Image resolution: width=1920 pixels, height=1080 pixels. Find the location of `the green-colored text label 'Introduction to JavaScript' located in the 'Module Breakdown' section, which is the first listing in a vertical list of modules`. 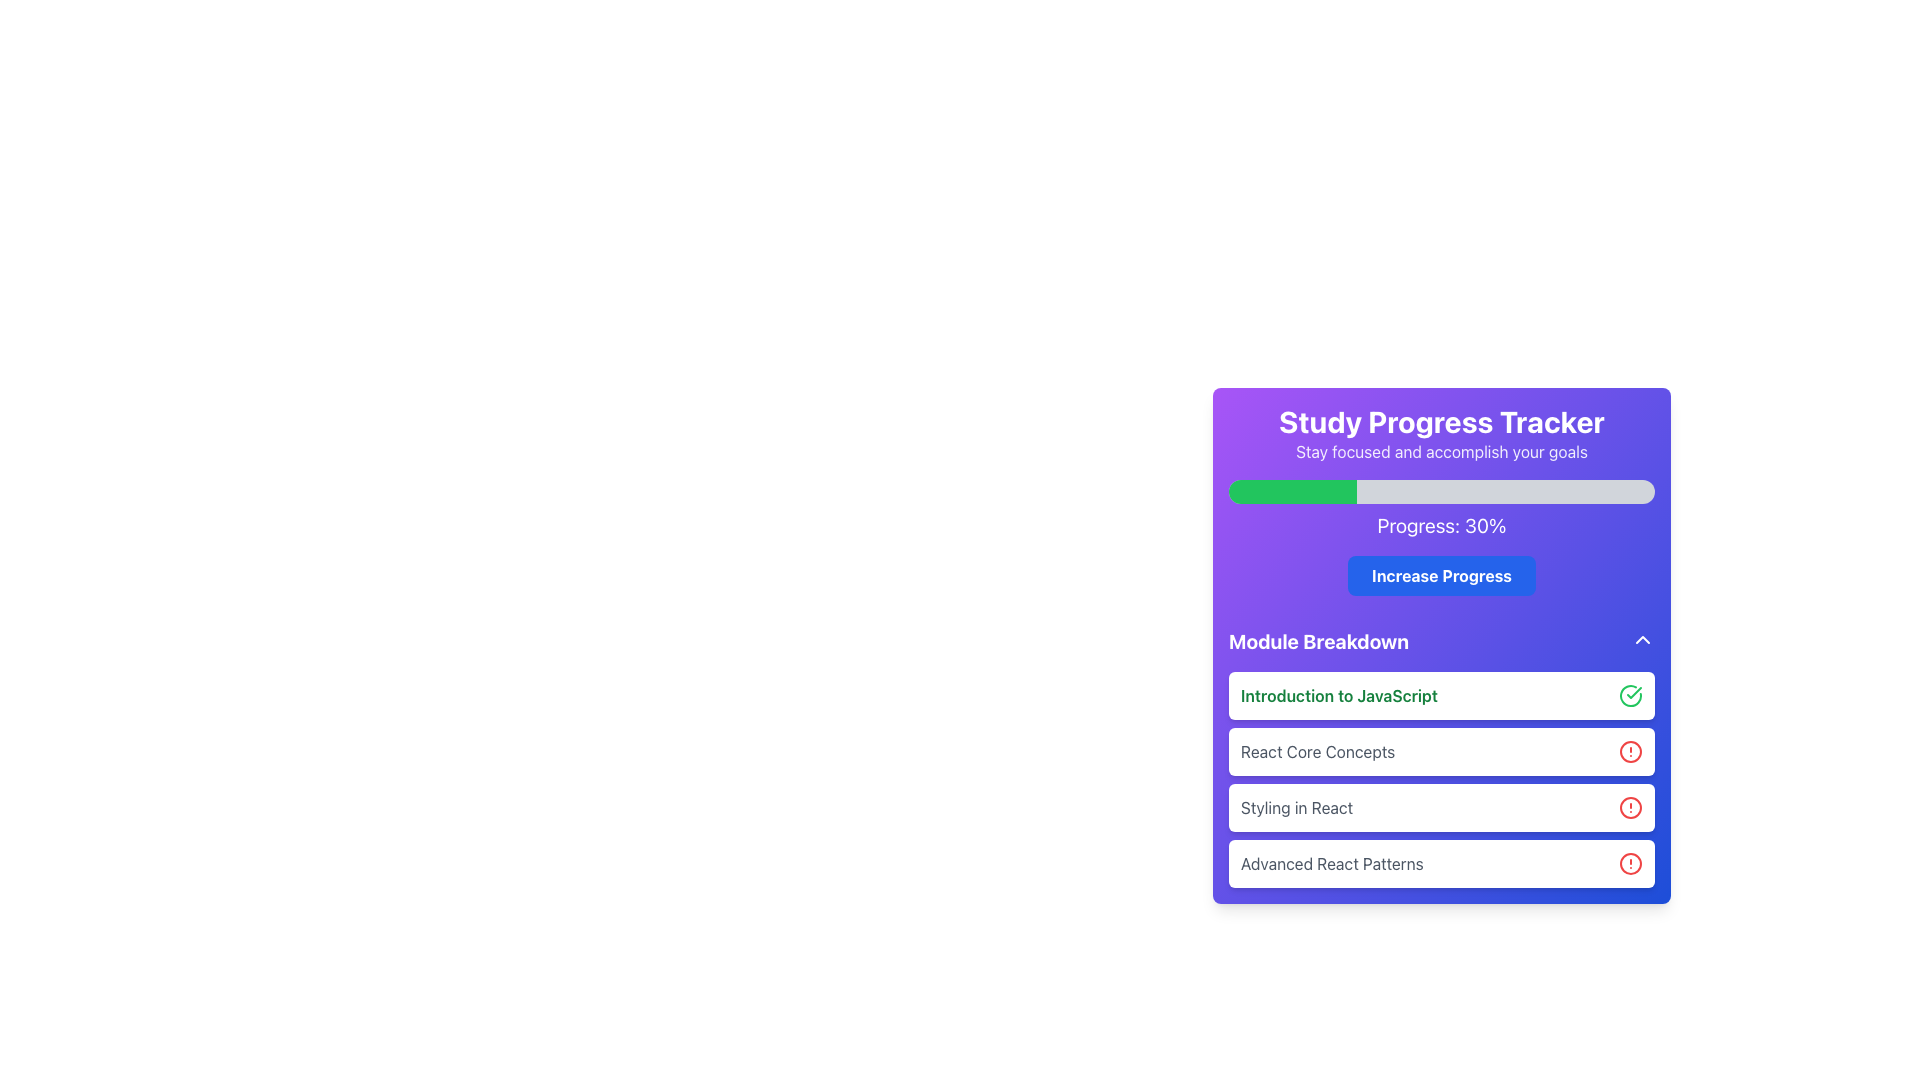

the green-colored text label 'Introduction to JavaScript' located in the 'Module Breakdown' section, which is the first listing in a vertical list of modules is located at coordinates (1339, 694).